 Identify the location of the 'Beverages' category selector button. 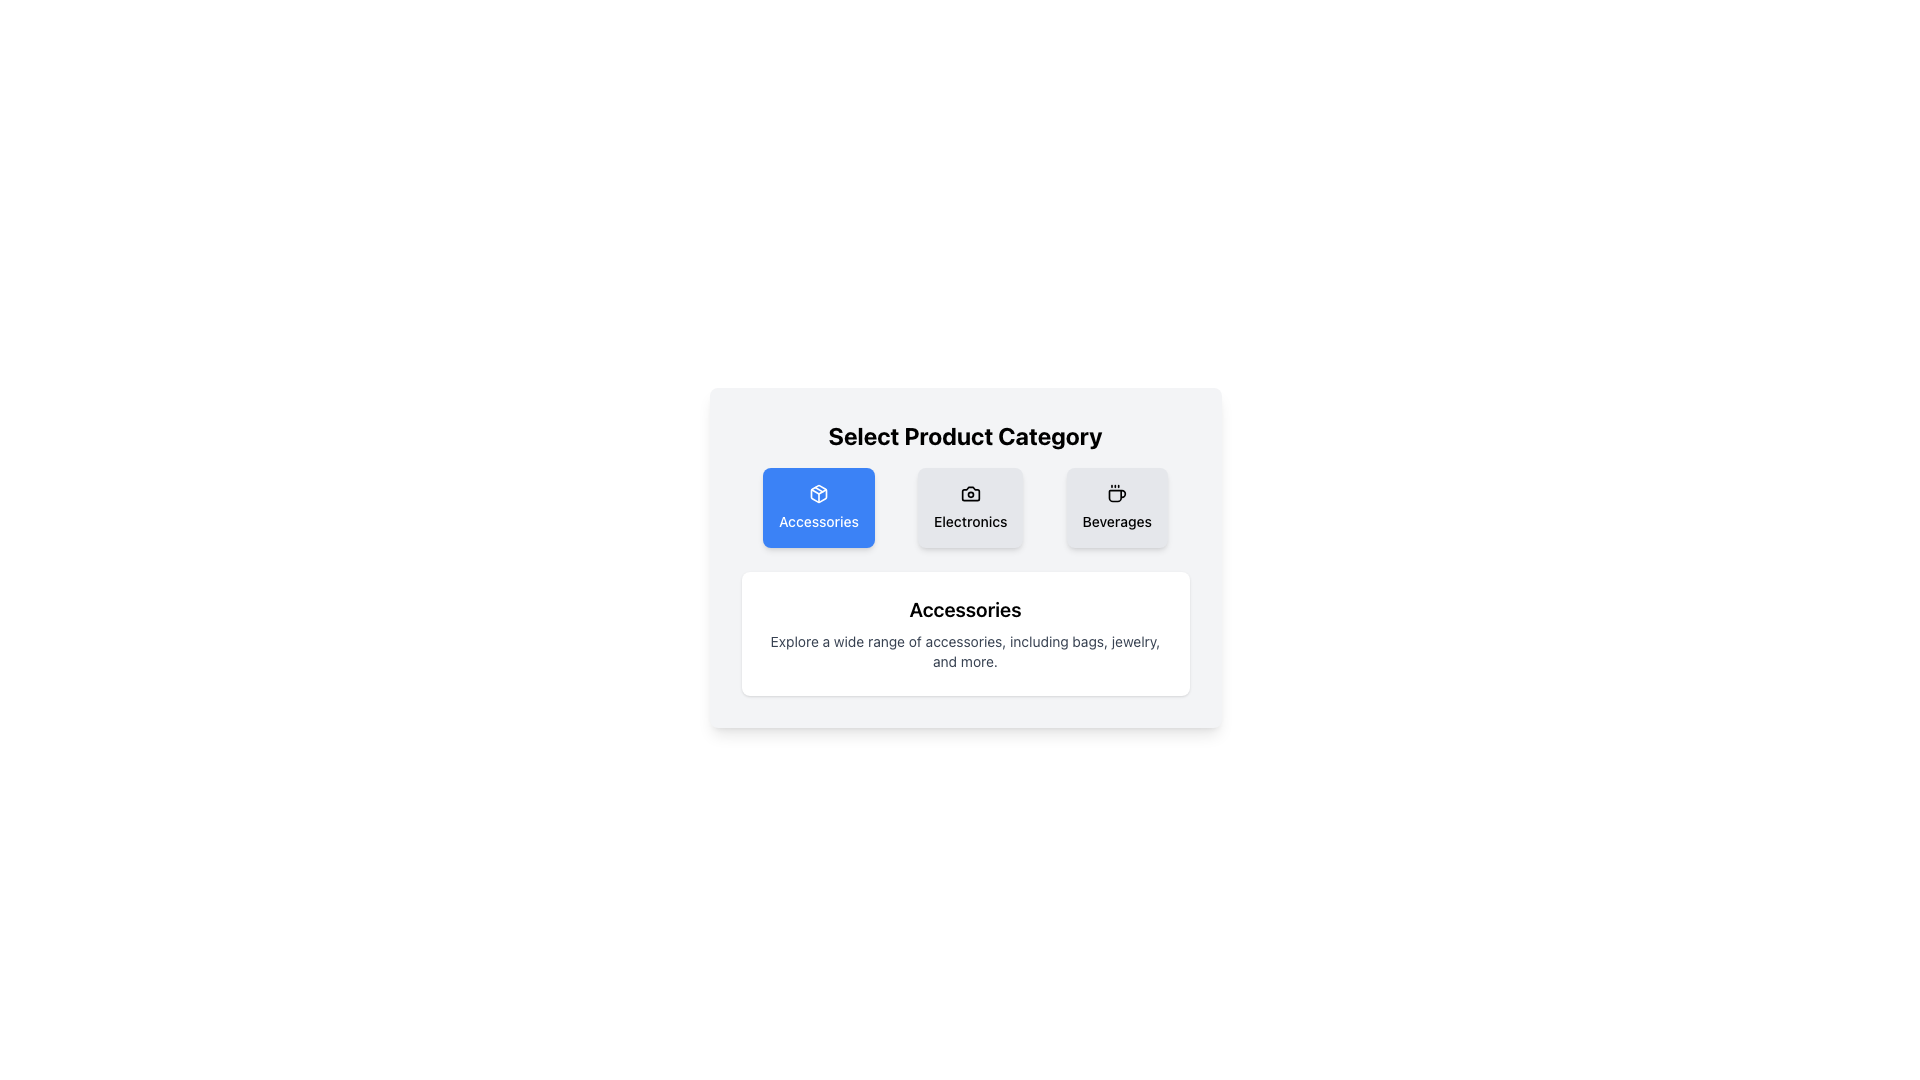
(1116, 507).